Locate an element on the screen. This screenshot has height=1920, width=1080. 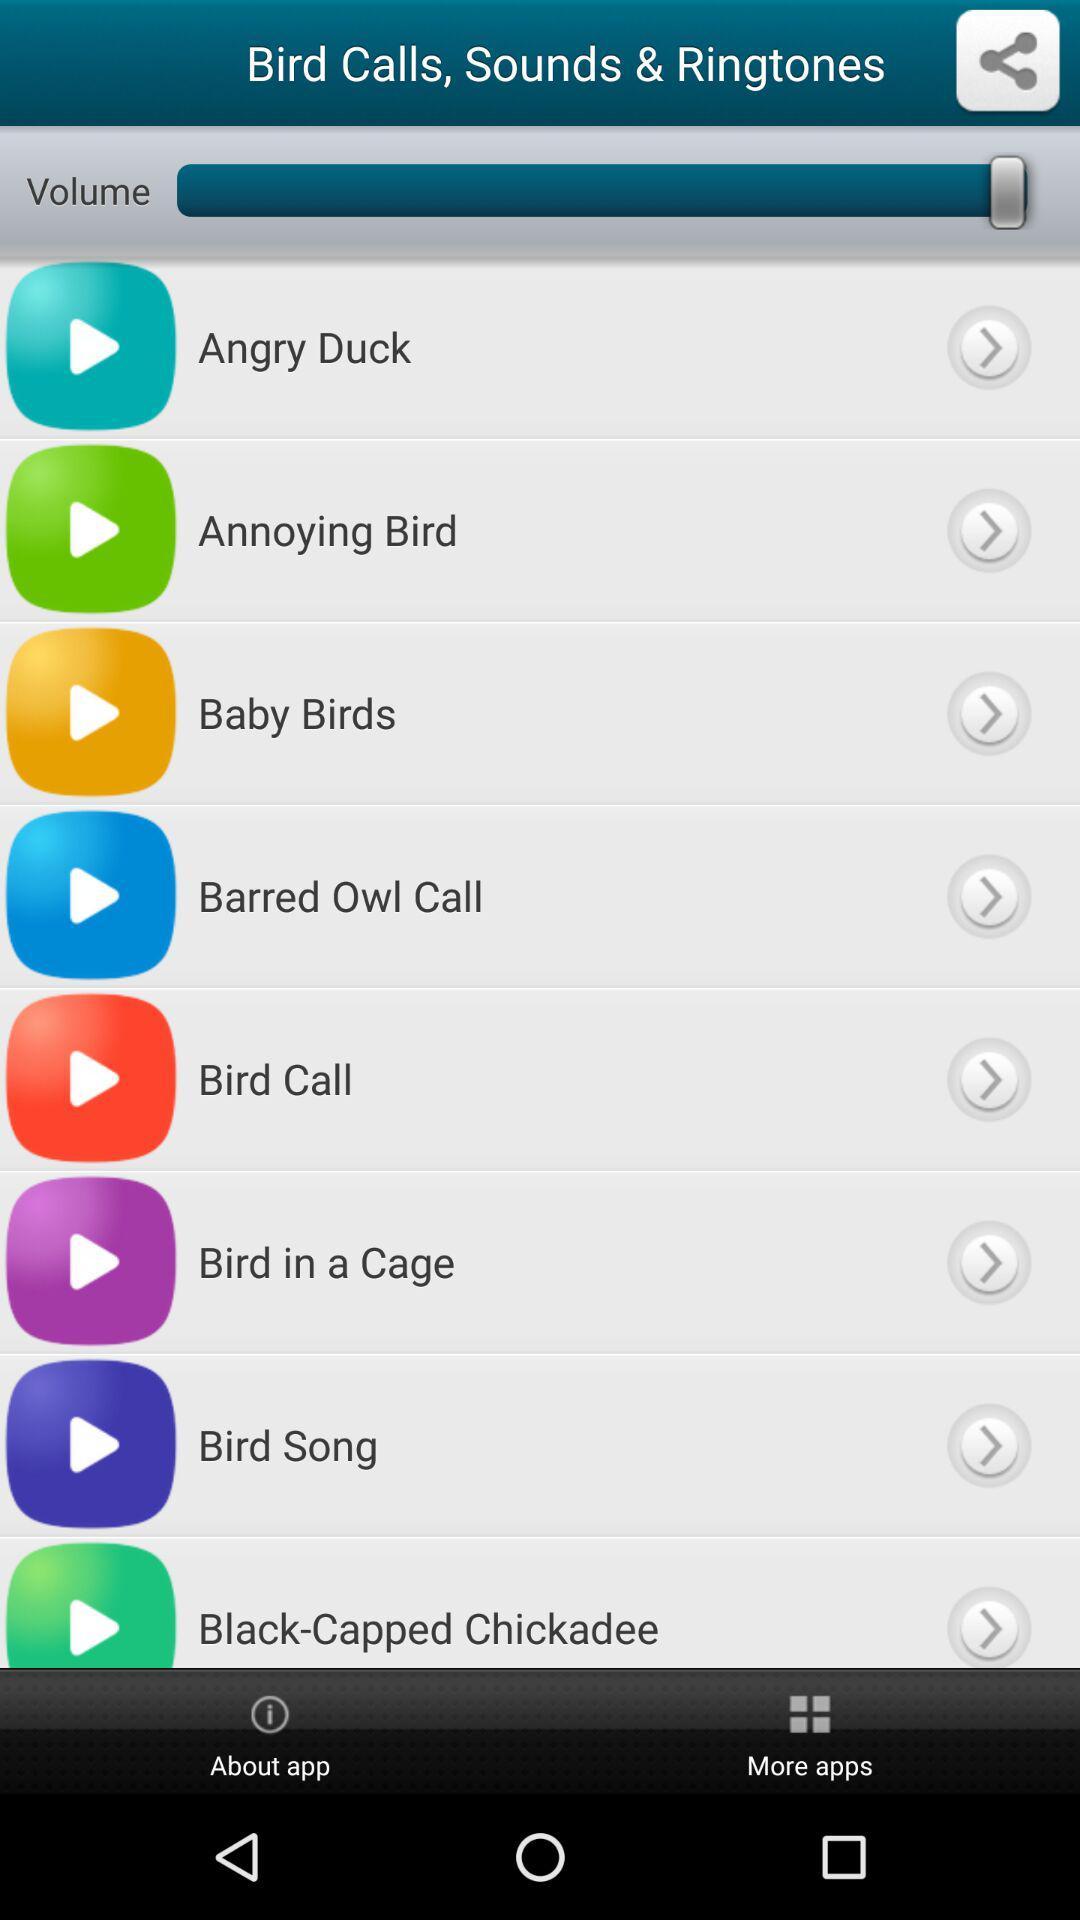
colour page is located at coordinates (987, 894).